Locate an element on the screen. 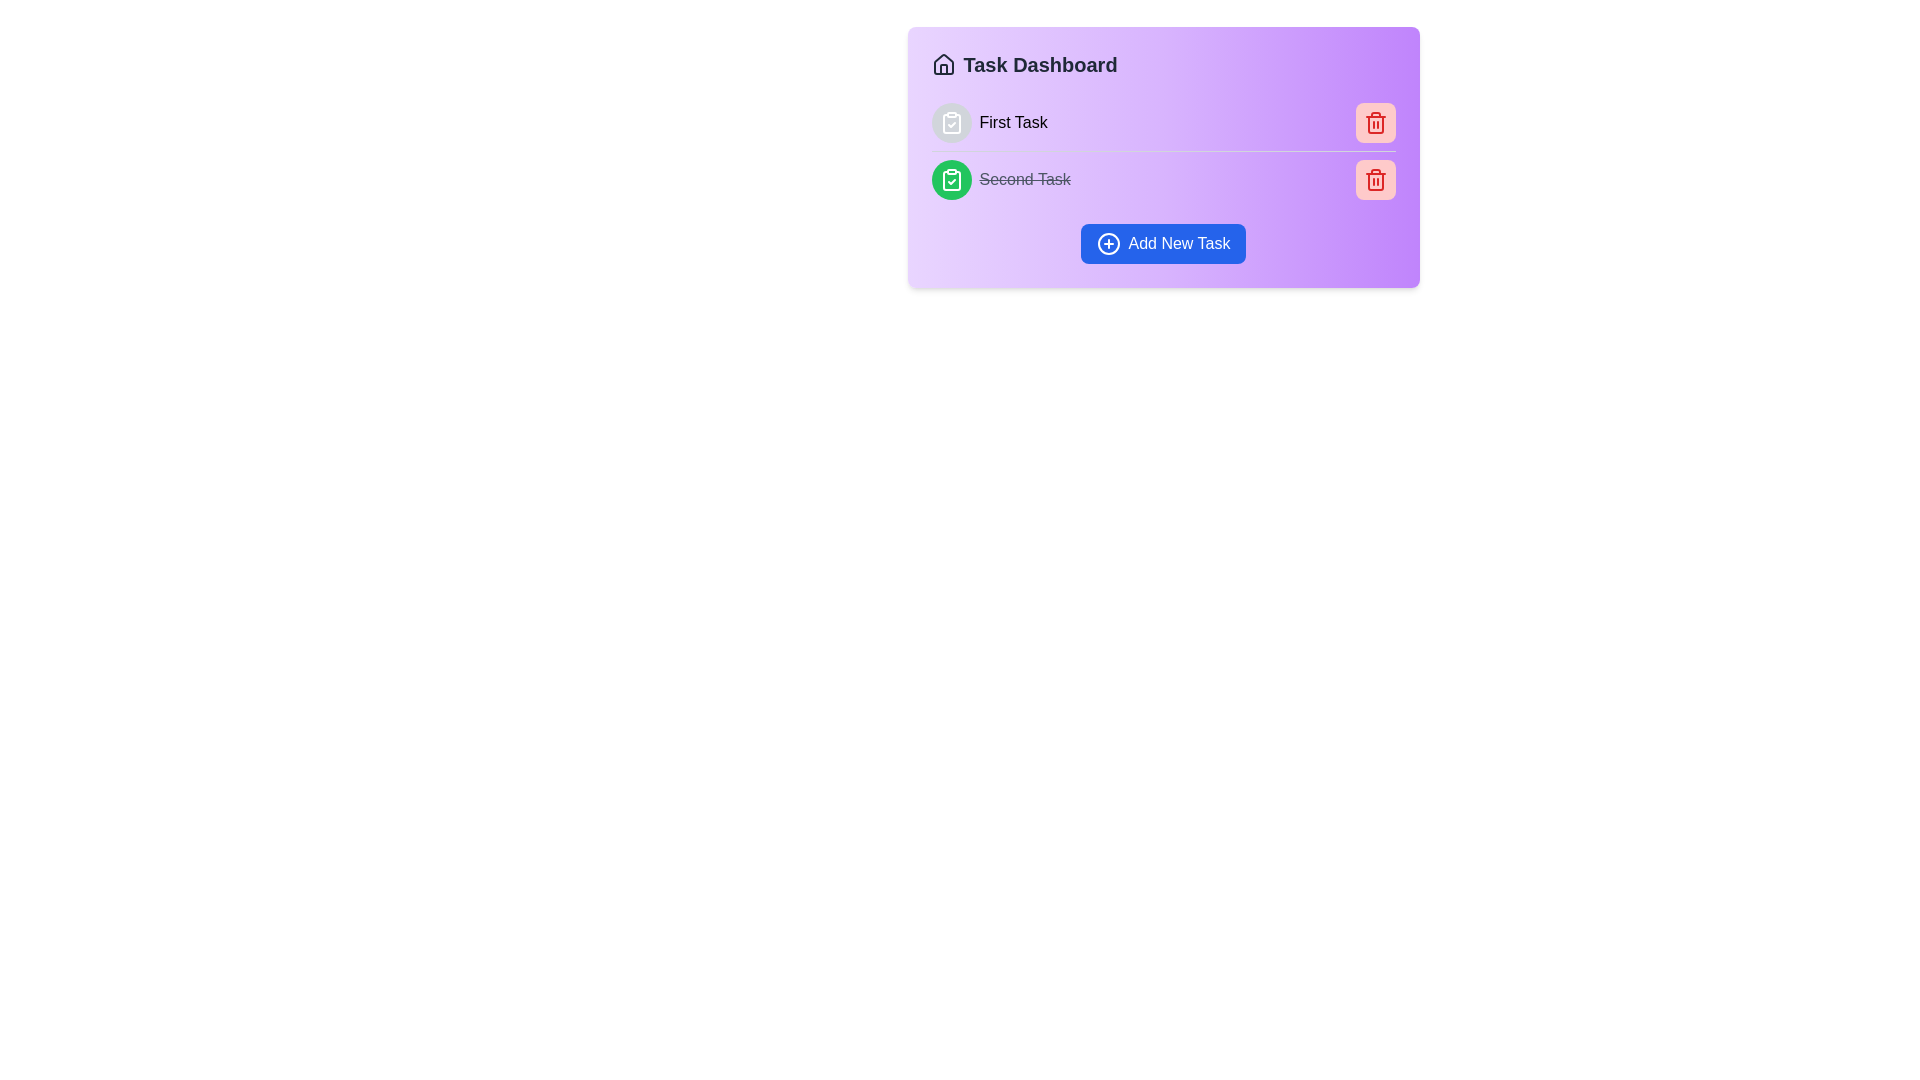 The width and height of the screenshot is (1920, 1080). the circular button with an icon representing the completion status of the 'First Task' is located at coordinates (950, 123).